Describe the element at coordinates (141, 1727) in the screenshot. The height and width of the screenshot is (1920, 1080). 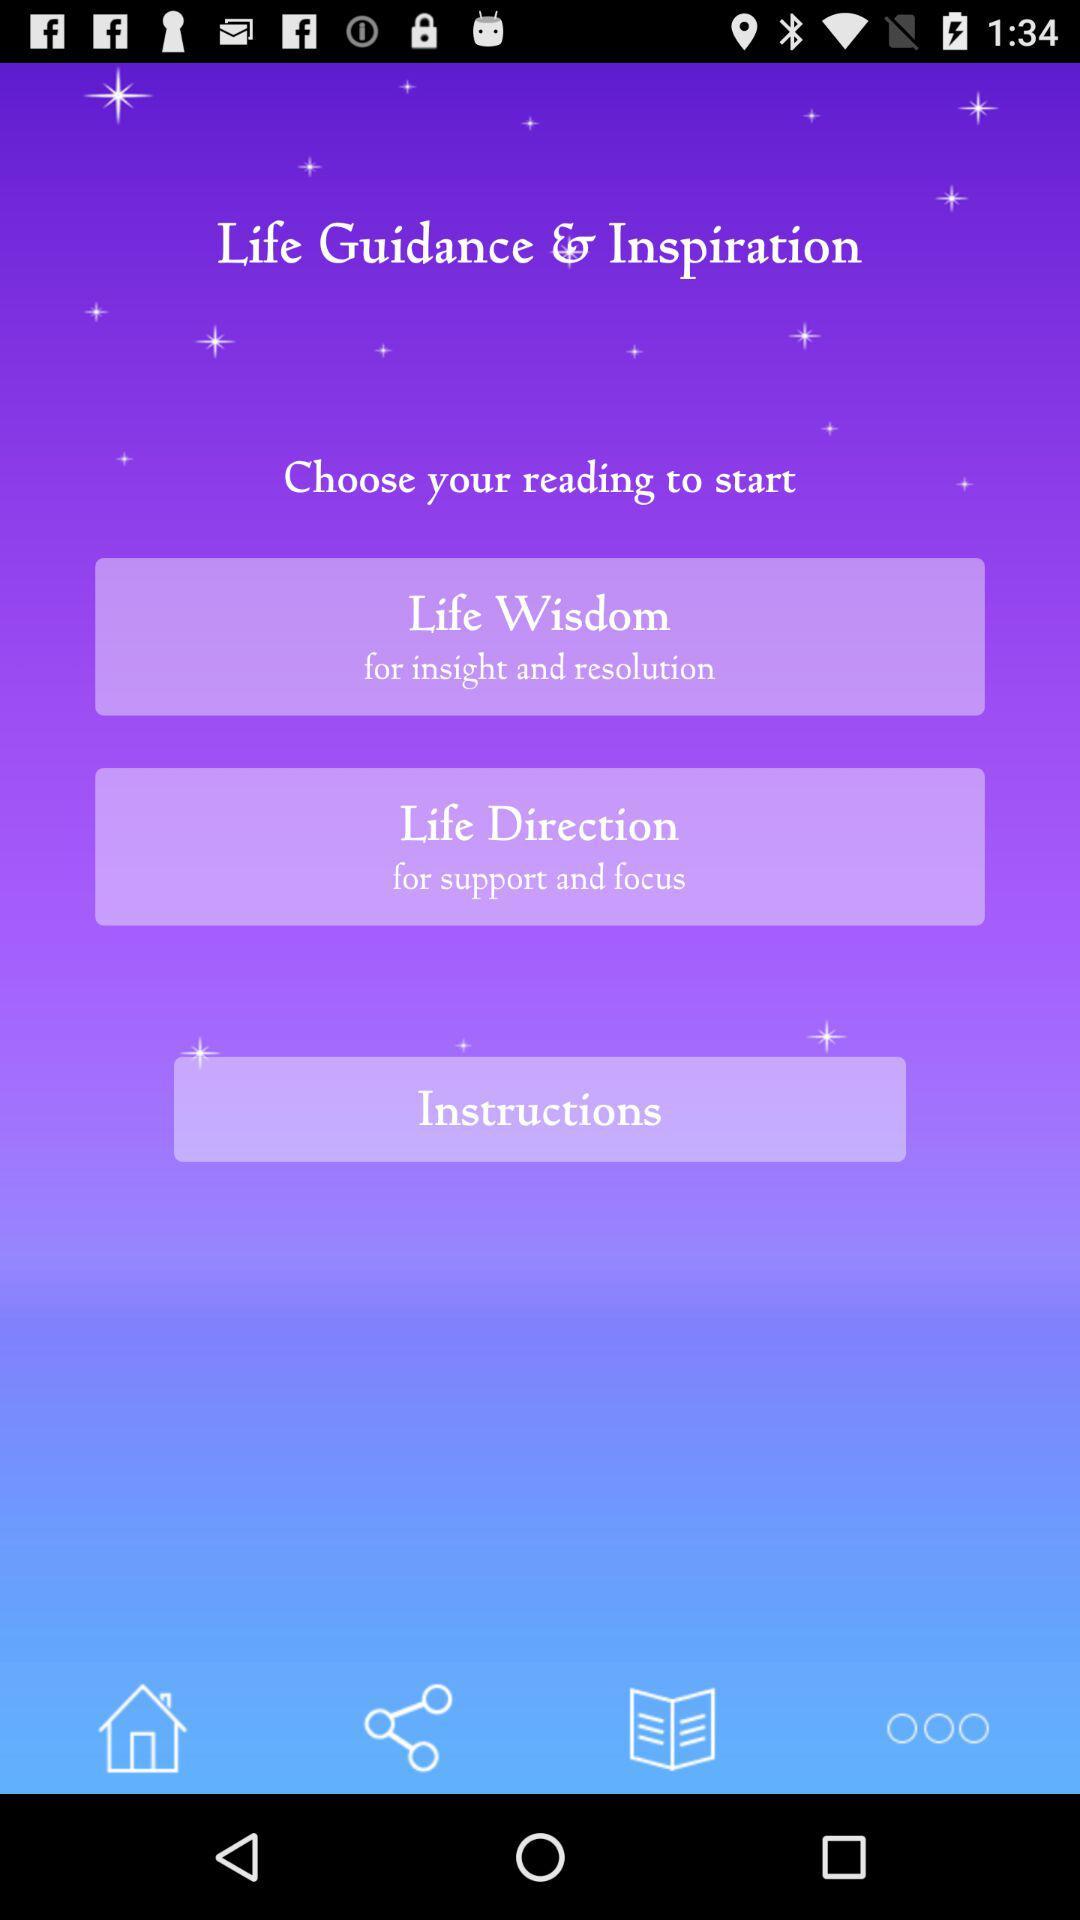
I see `icon below the instructions icon` at that location.